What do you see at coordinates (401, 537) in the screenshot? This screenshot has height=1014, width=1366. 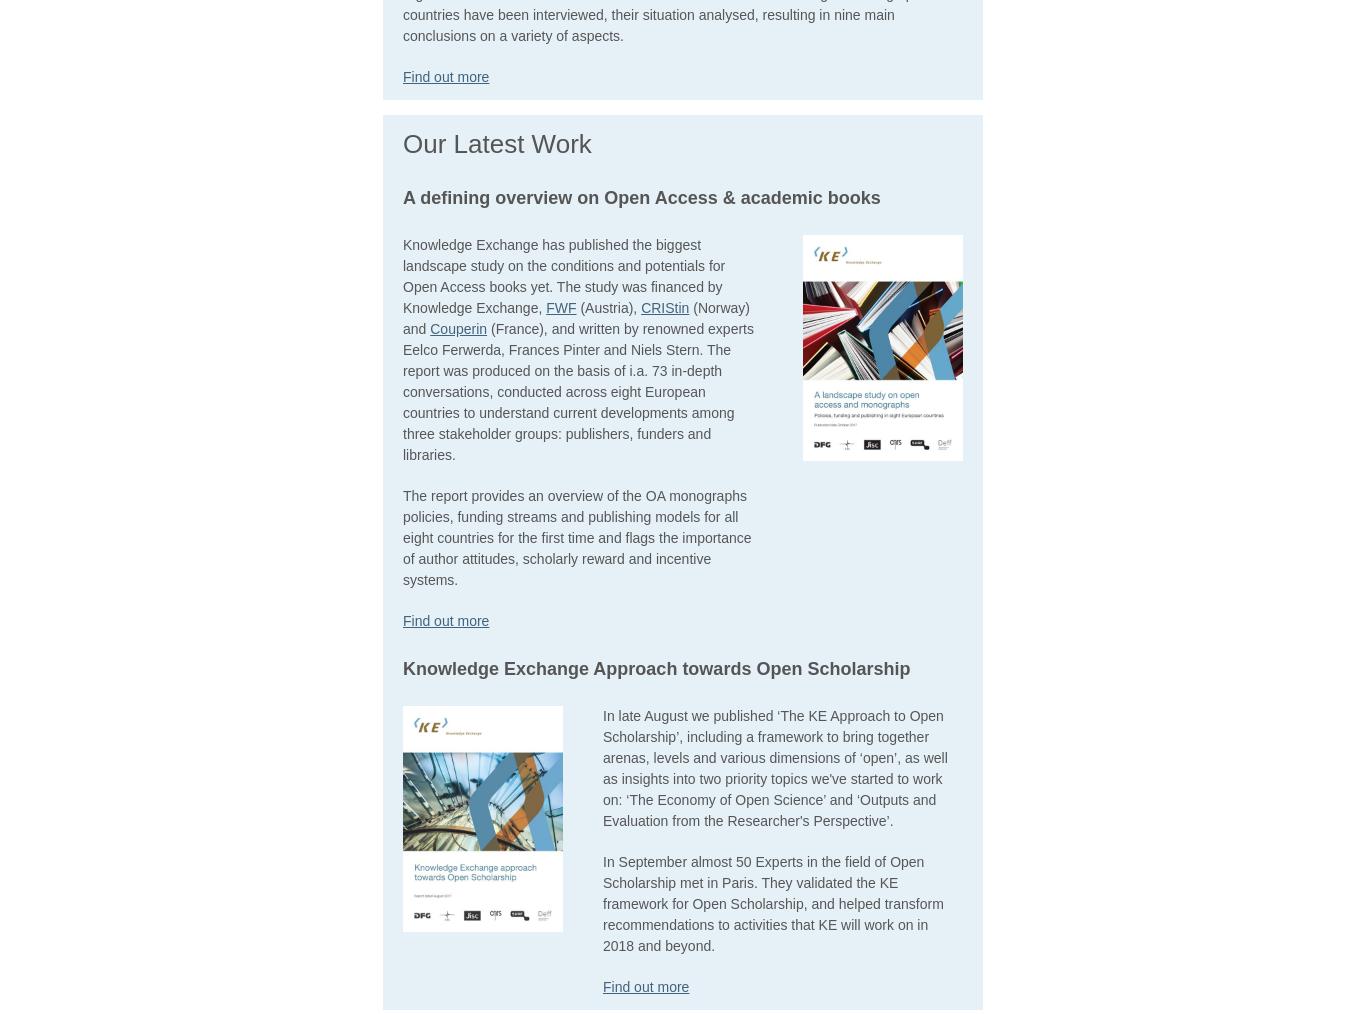 I see `'The report provides an overview of the OA monographs policies, funding streams and publishing models for all eight countries for the first time and flags the importance of author attitudes, scholarly reward and incentive systems.'` at bounding box center [401, 537].